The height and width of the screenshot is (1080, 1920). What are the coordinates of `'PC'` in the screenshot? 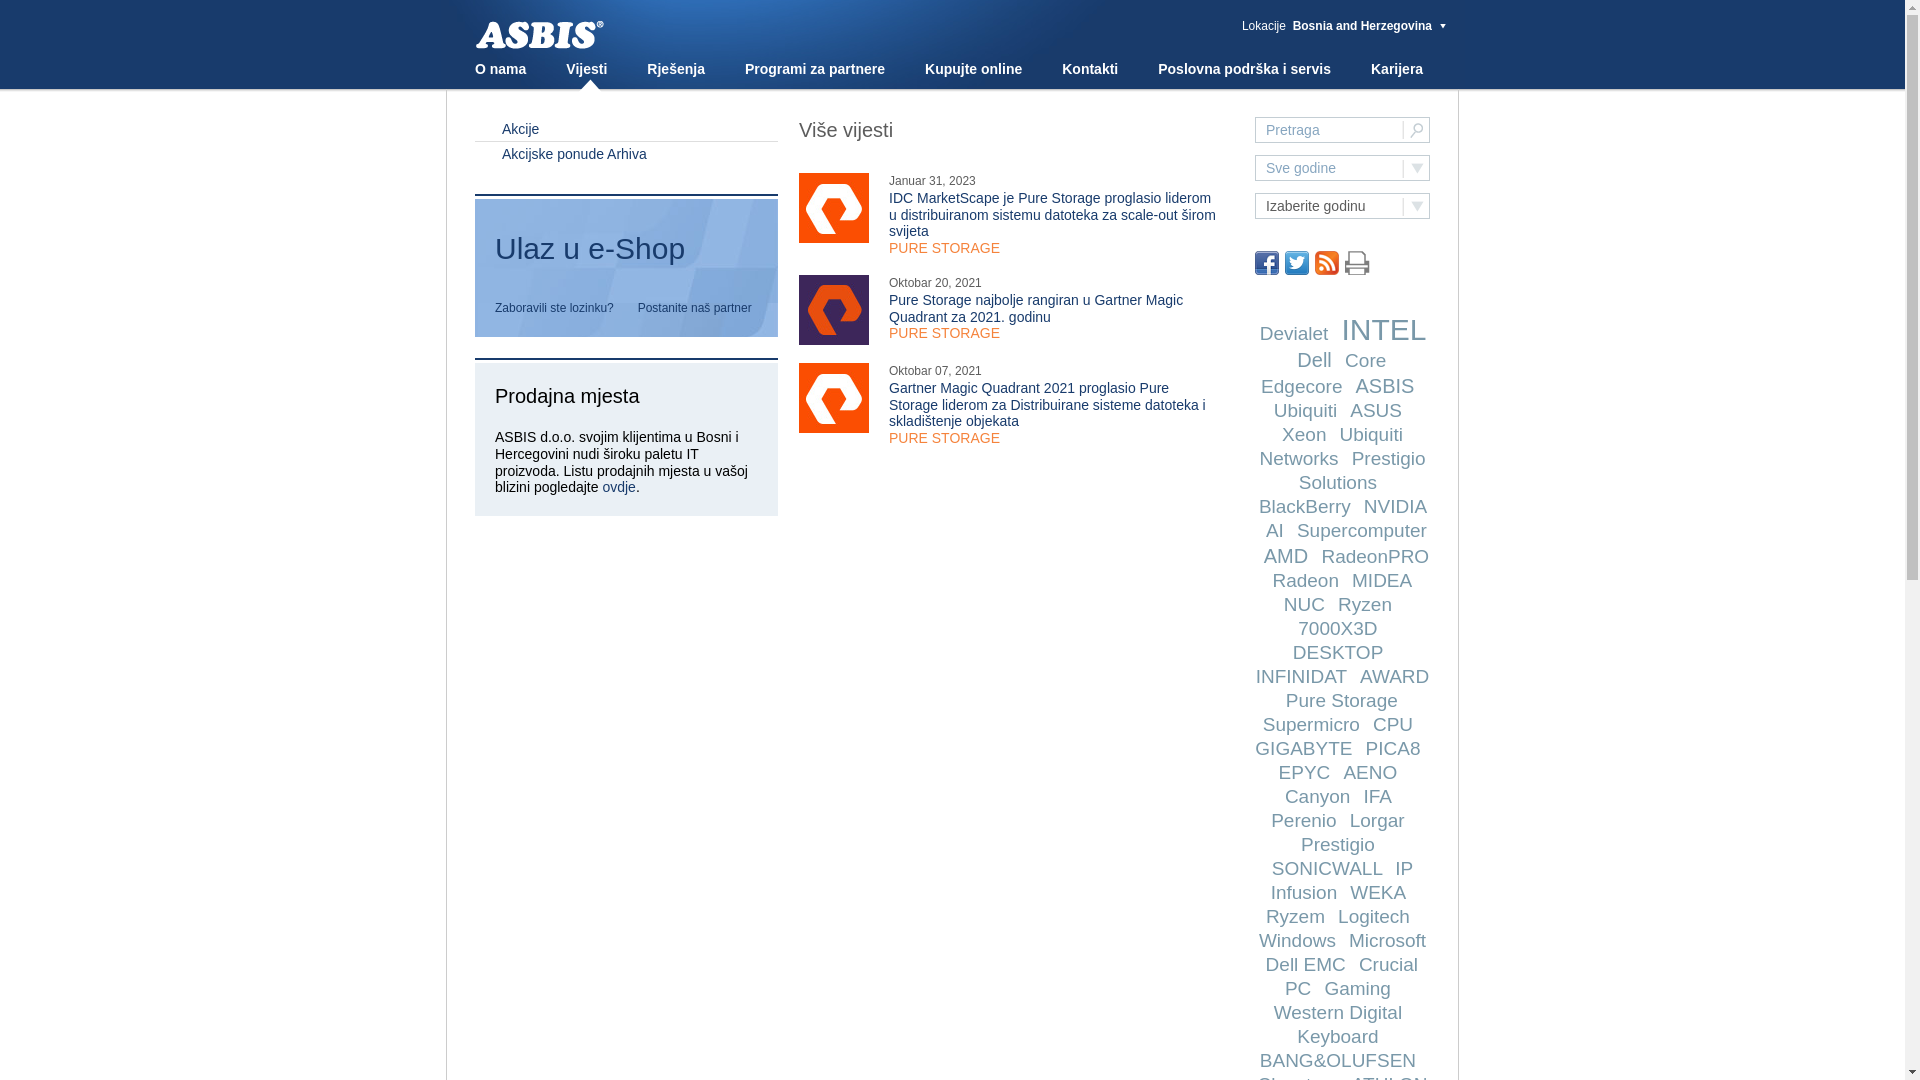 It's located at (1297, 987).